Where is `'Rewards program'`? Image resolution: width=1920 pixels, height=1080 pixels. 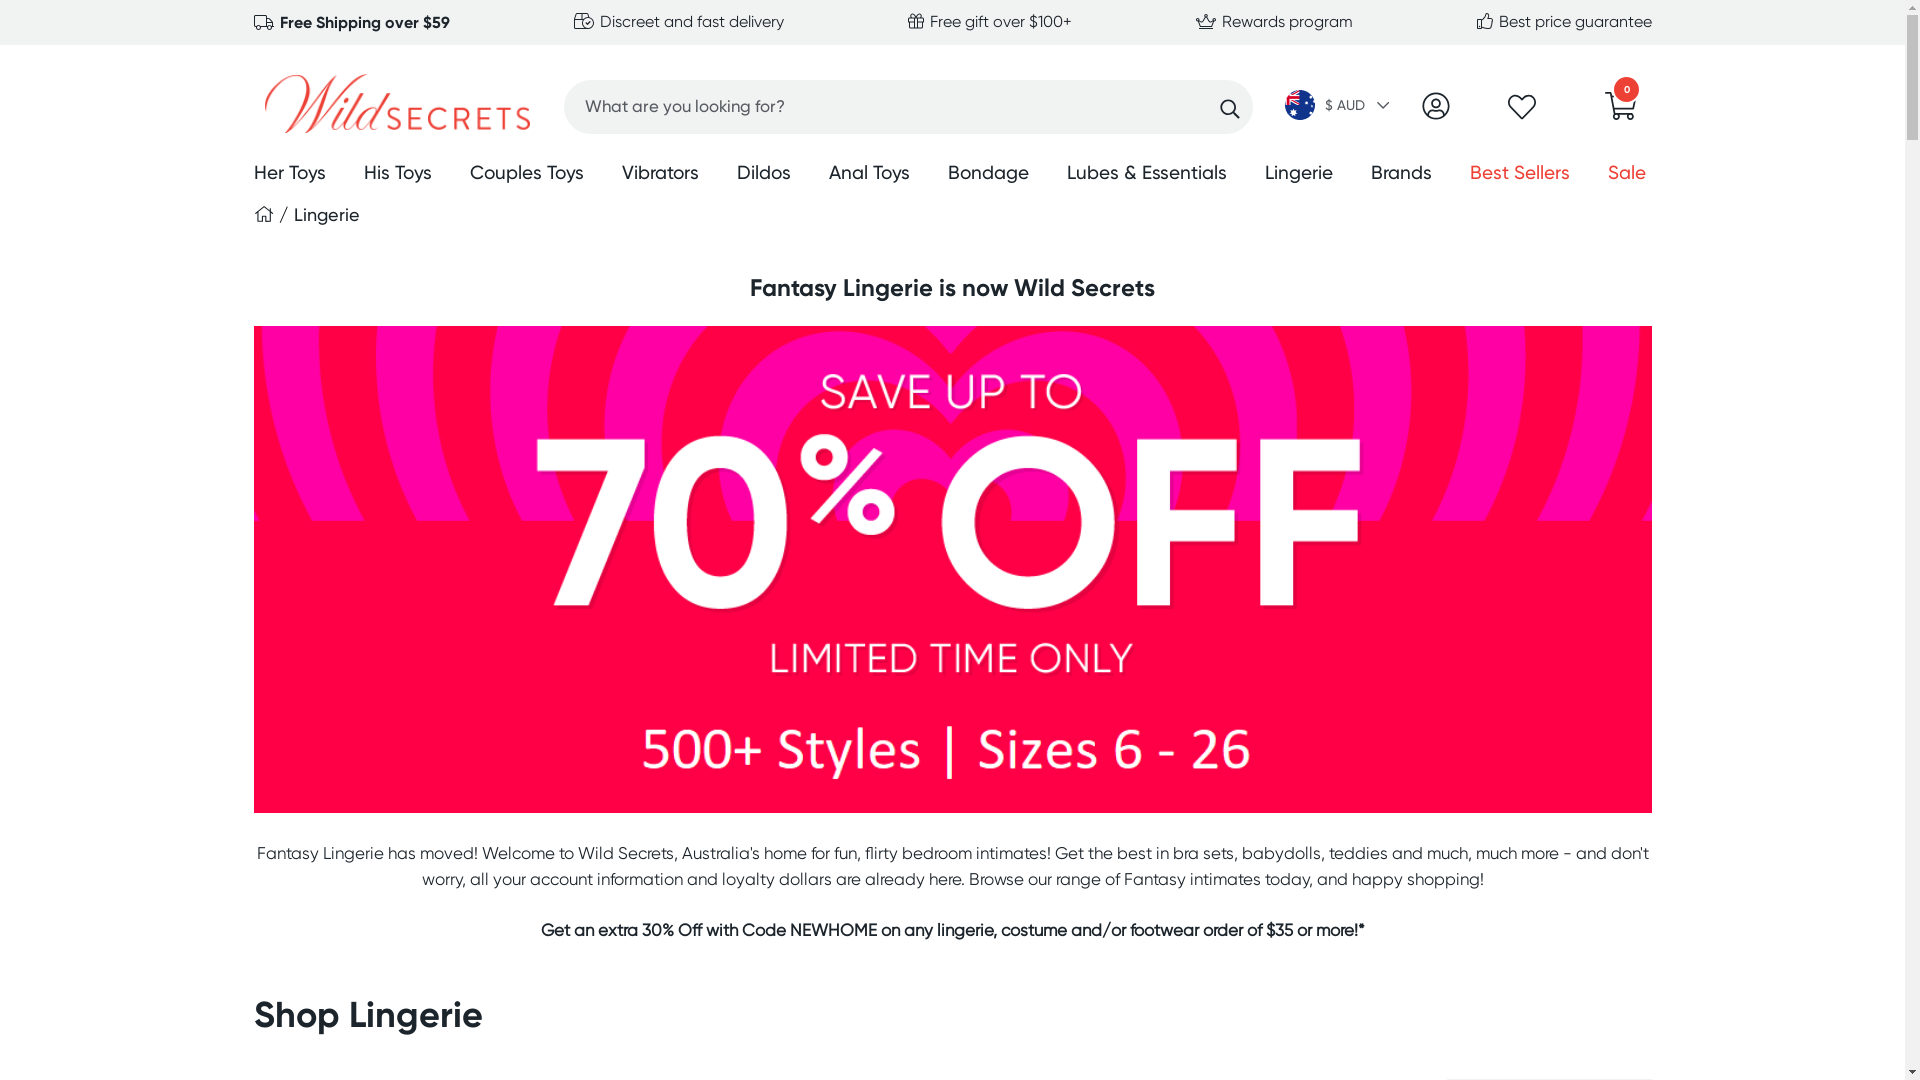 'Rewards program' is located at coordinates (1195, 21).